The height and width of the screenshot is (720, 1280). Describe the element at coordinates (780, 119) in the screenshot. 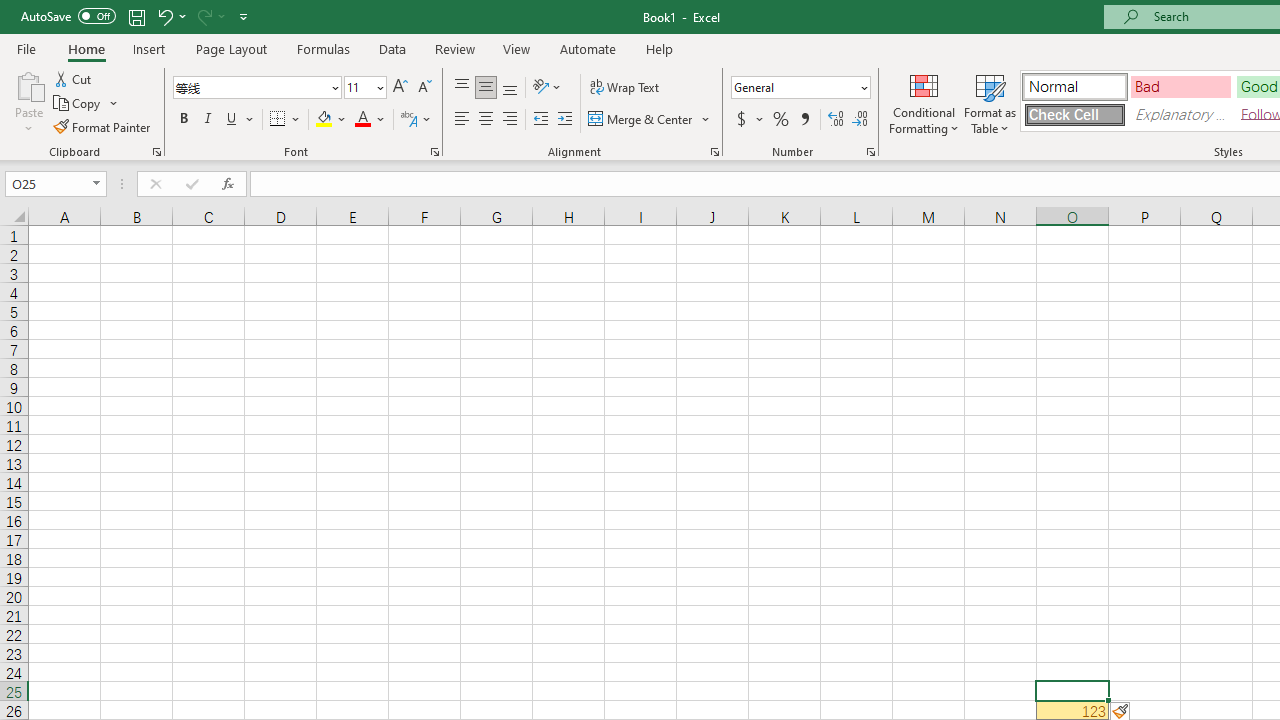

I see `'Percent Style'` at that location.